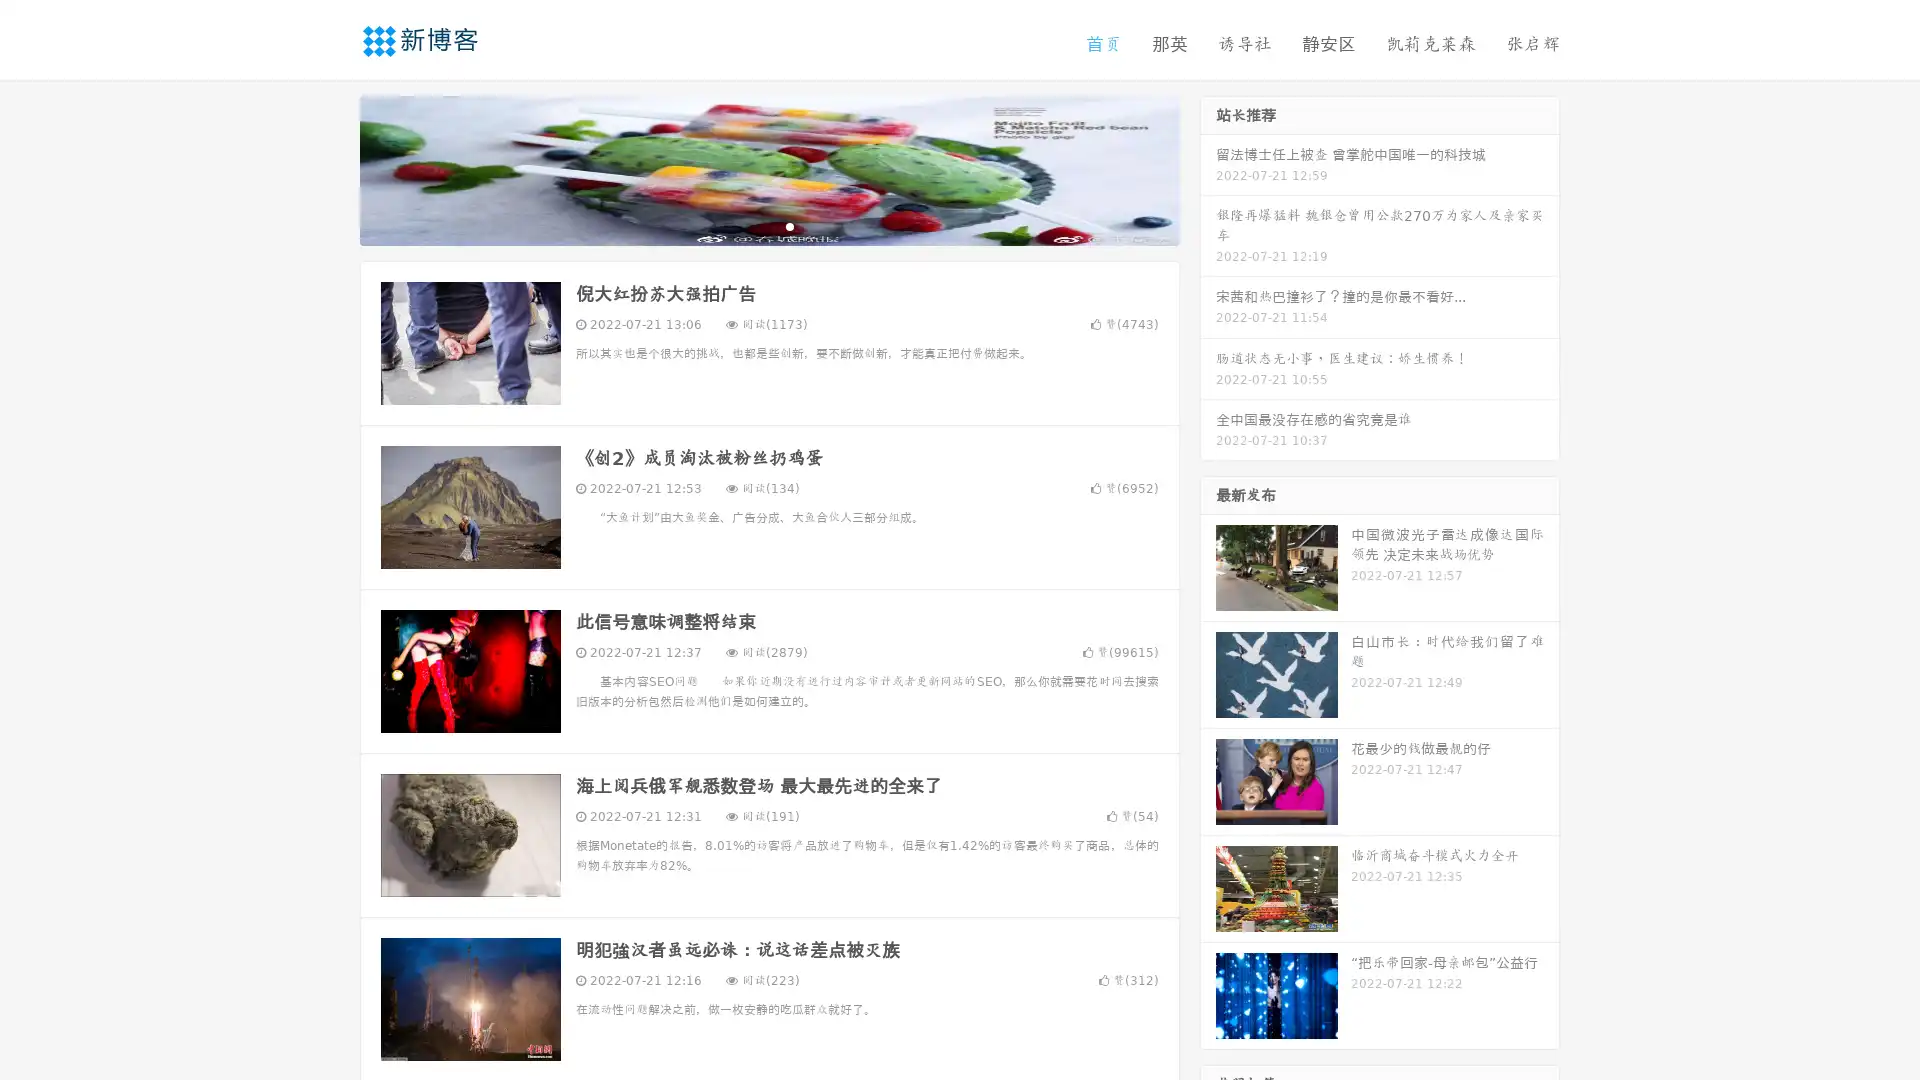  What do you see at coordinates (748, 225) in the screenshot?
I see `Go to slide 1` at bounding box center [748, 225].